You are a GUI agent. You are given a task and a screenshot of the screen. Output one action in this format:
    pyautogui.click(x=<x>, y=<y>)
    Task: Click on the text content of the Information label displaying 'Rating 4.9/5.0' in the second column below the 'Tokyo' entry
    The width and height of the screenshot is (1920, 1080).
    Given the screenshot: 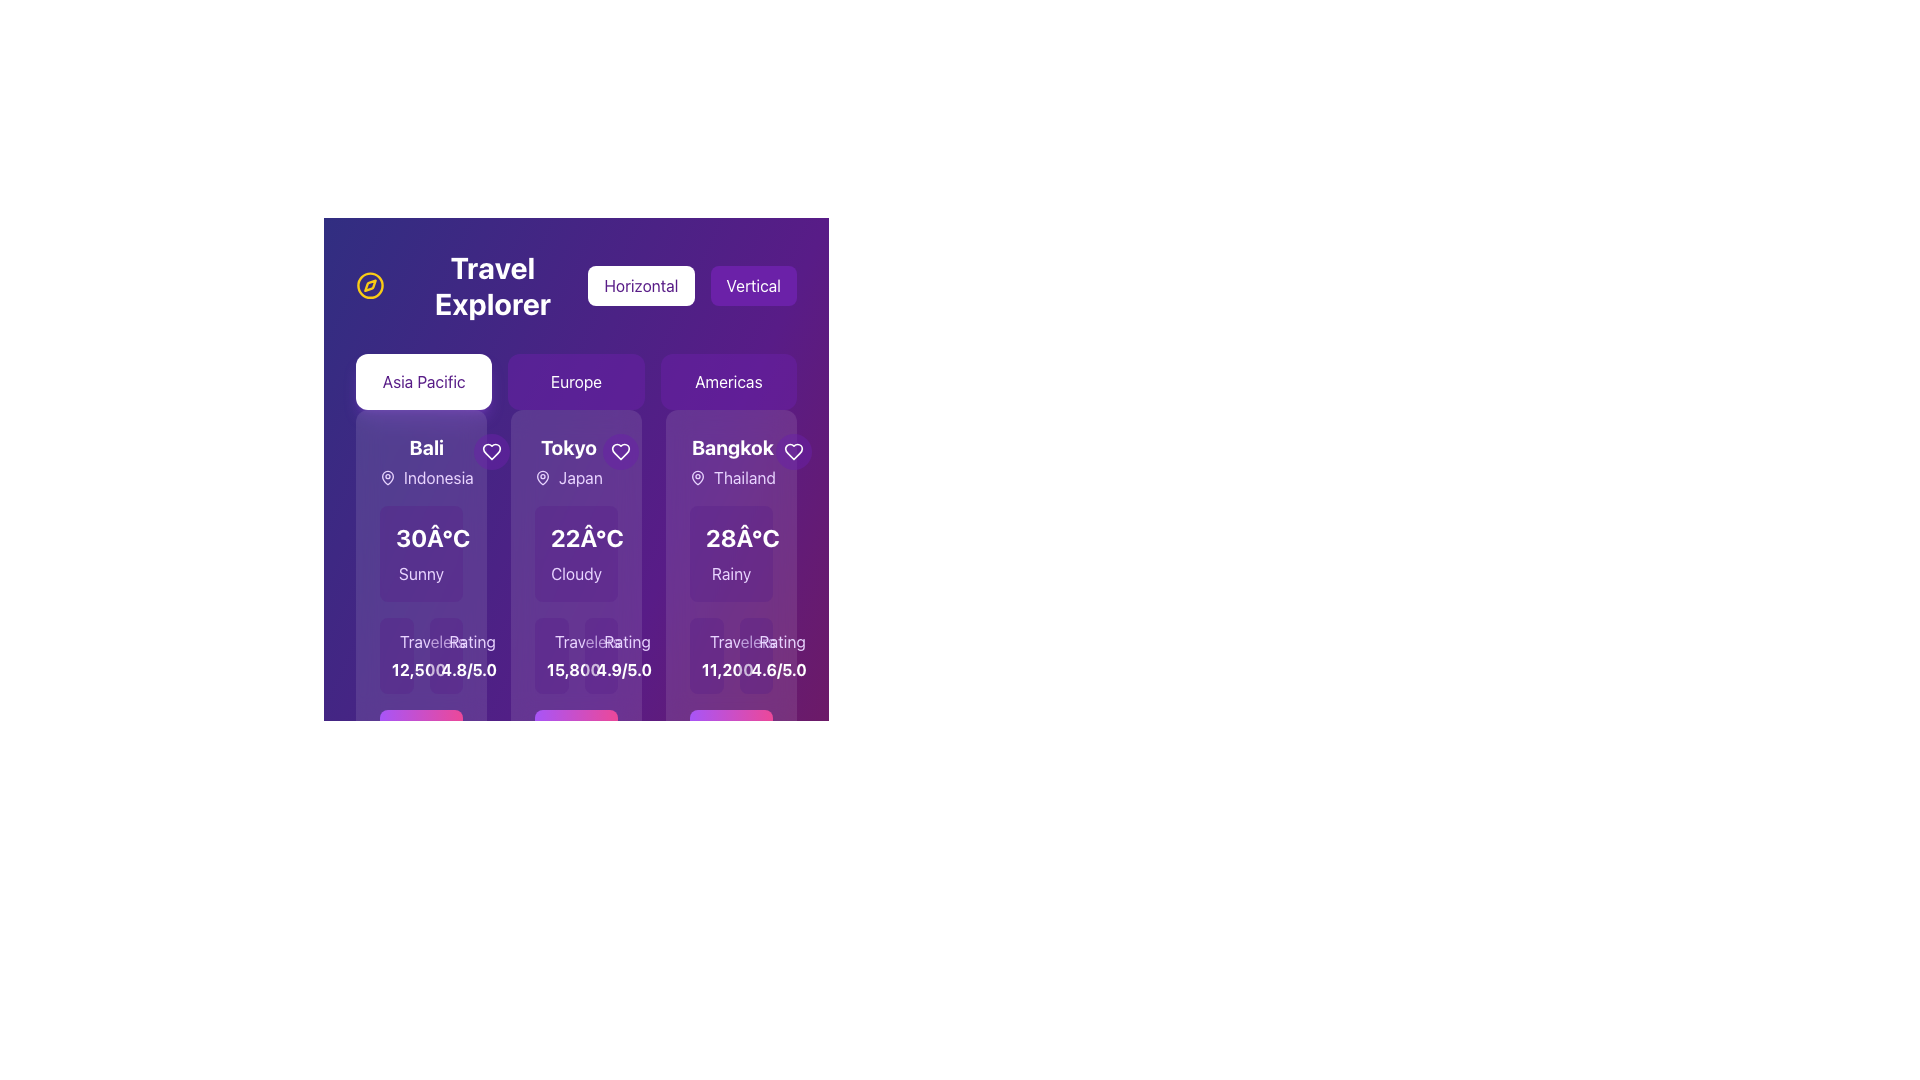 What is the action you would take?
    pyautogui.click(x=600, y=655)
    